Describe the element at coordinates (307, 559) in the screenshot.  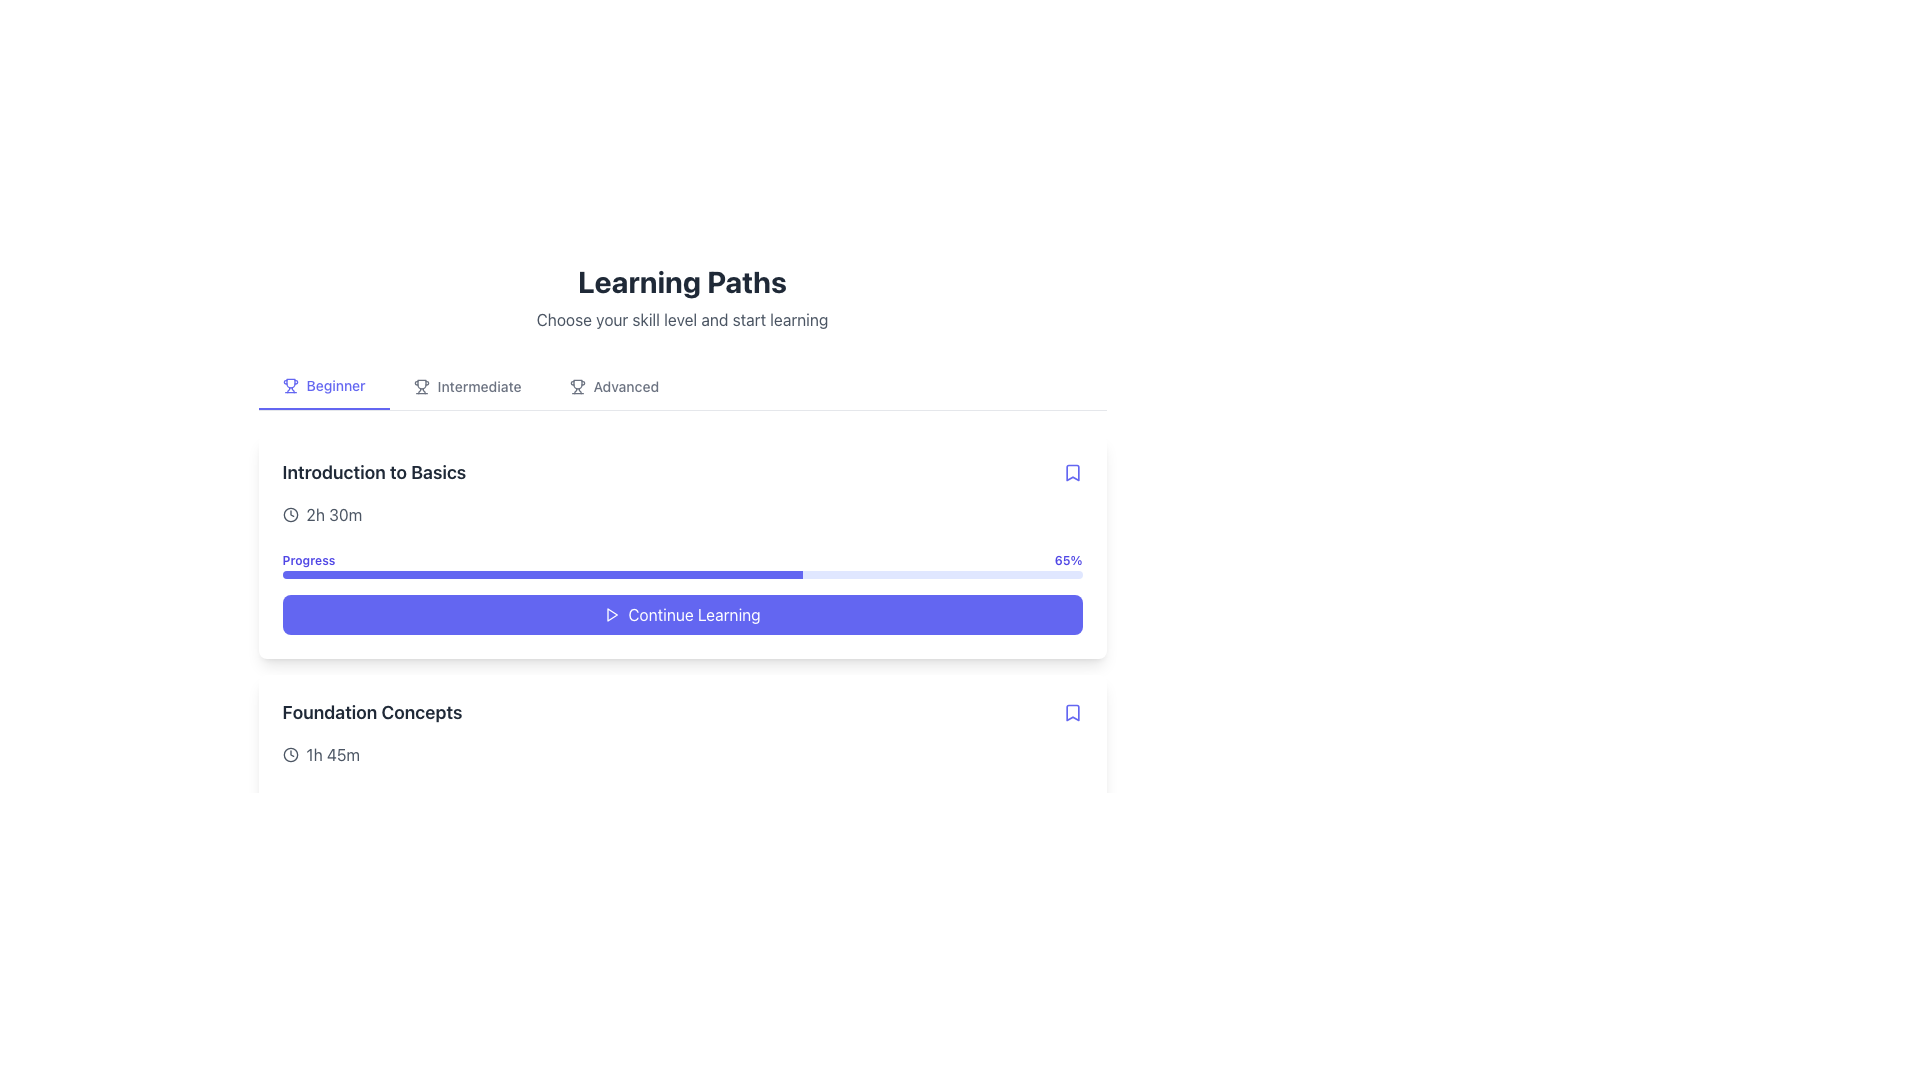
I see `the text label displaying 'Progress' in blue, located above the progress bar in the card section titled 'Introduction to Basics'` at that location.